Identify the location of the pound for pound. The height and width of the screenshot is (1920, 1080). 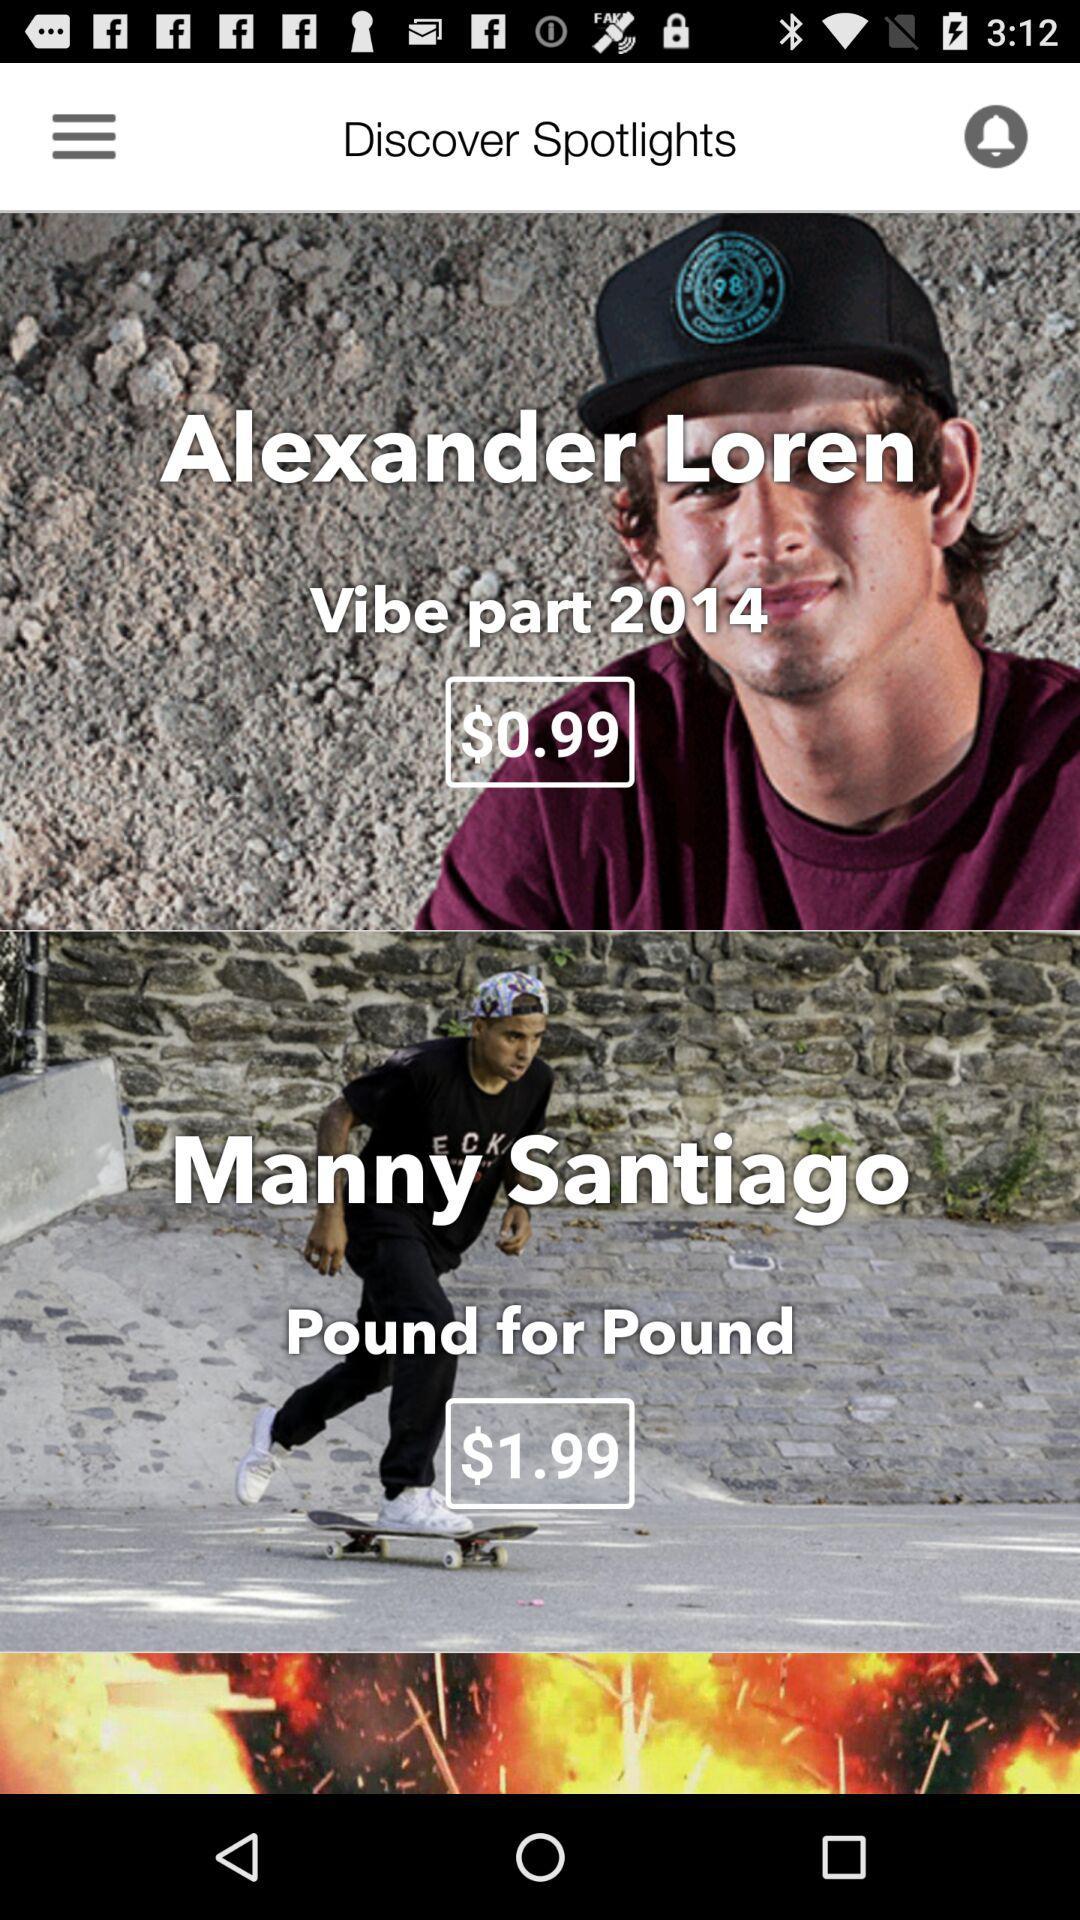
(540, 1330).